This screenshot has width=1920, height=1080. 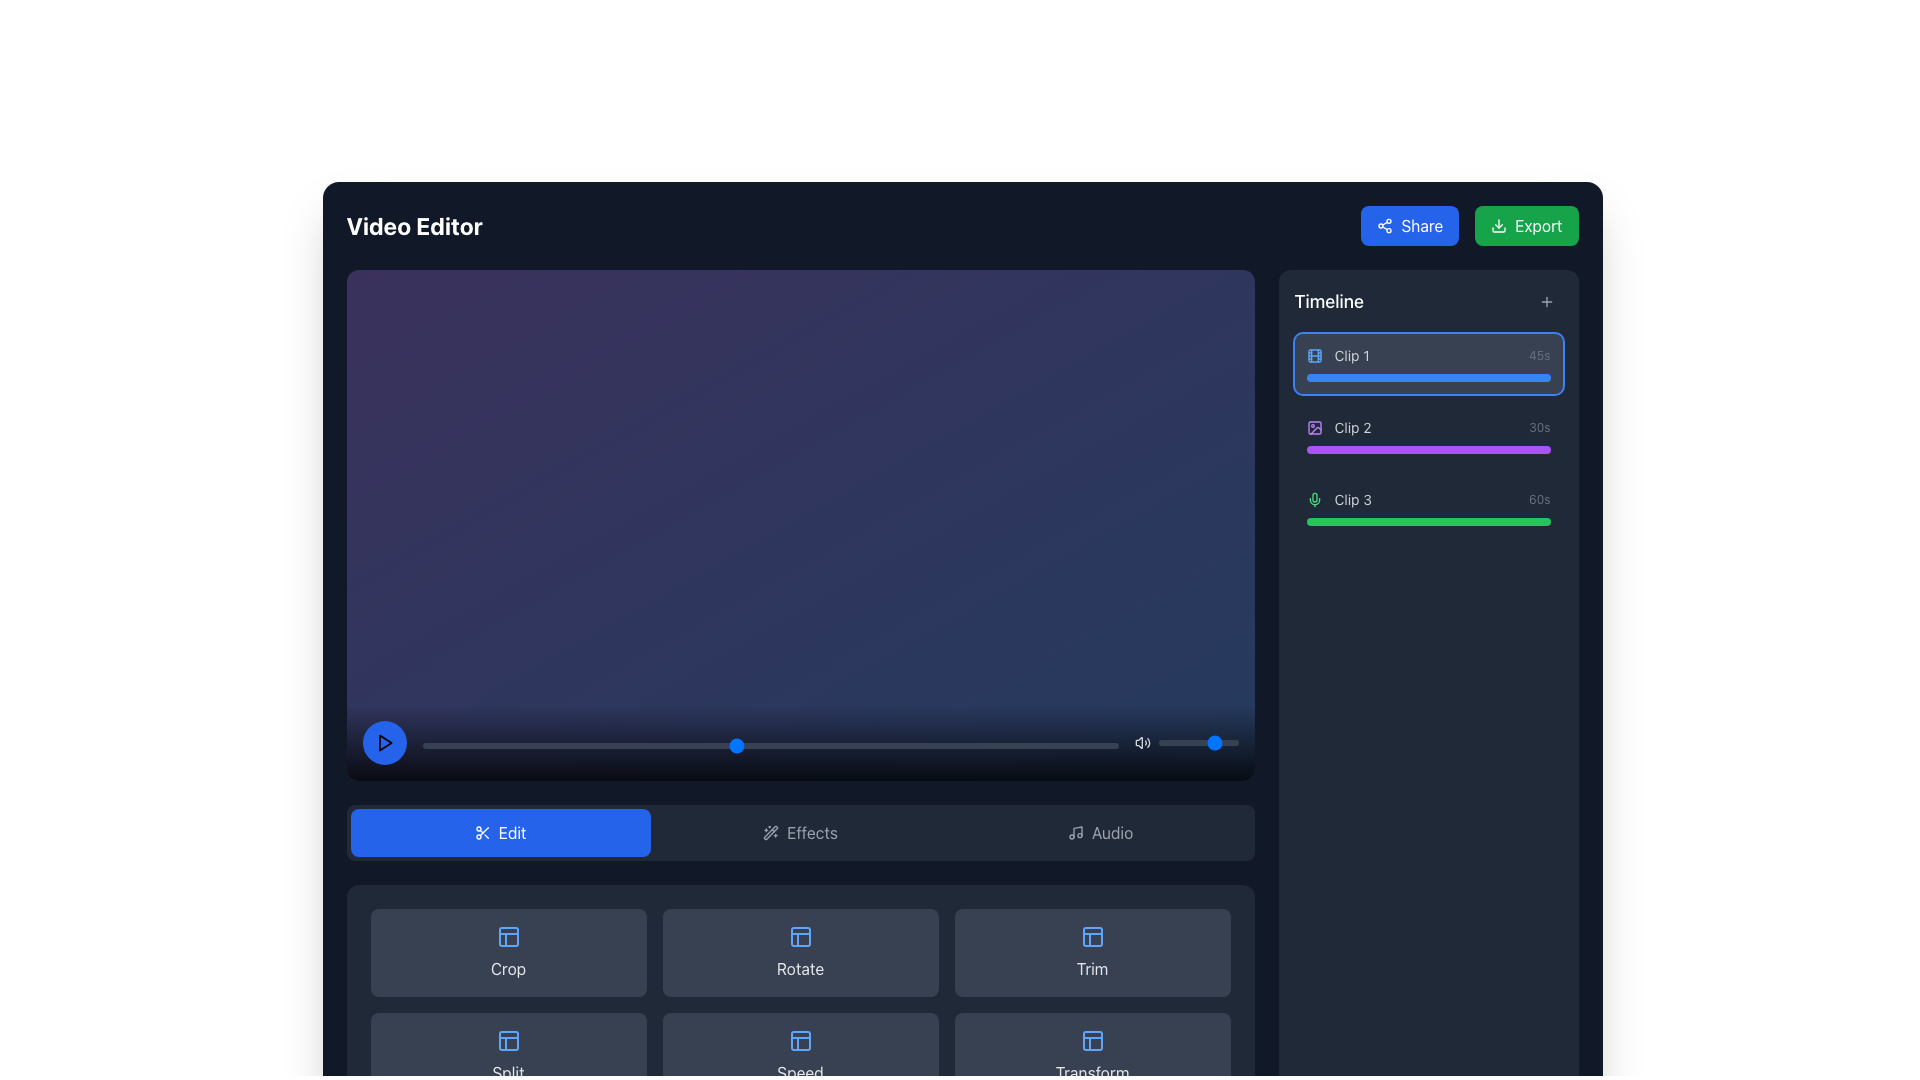 I want to click on the icon located in the bottom section of the interface, which is a rectangular shape with rounded corners styled as a grid-like panel, so click(x=508, y=1039).